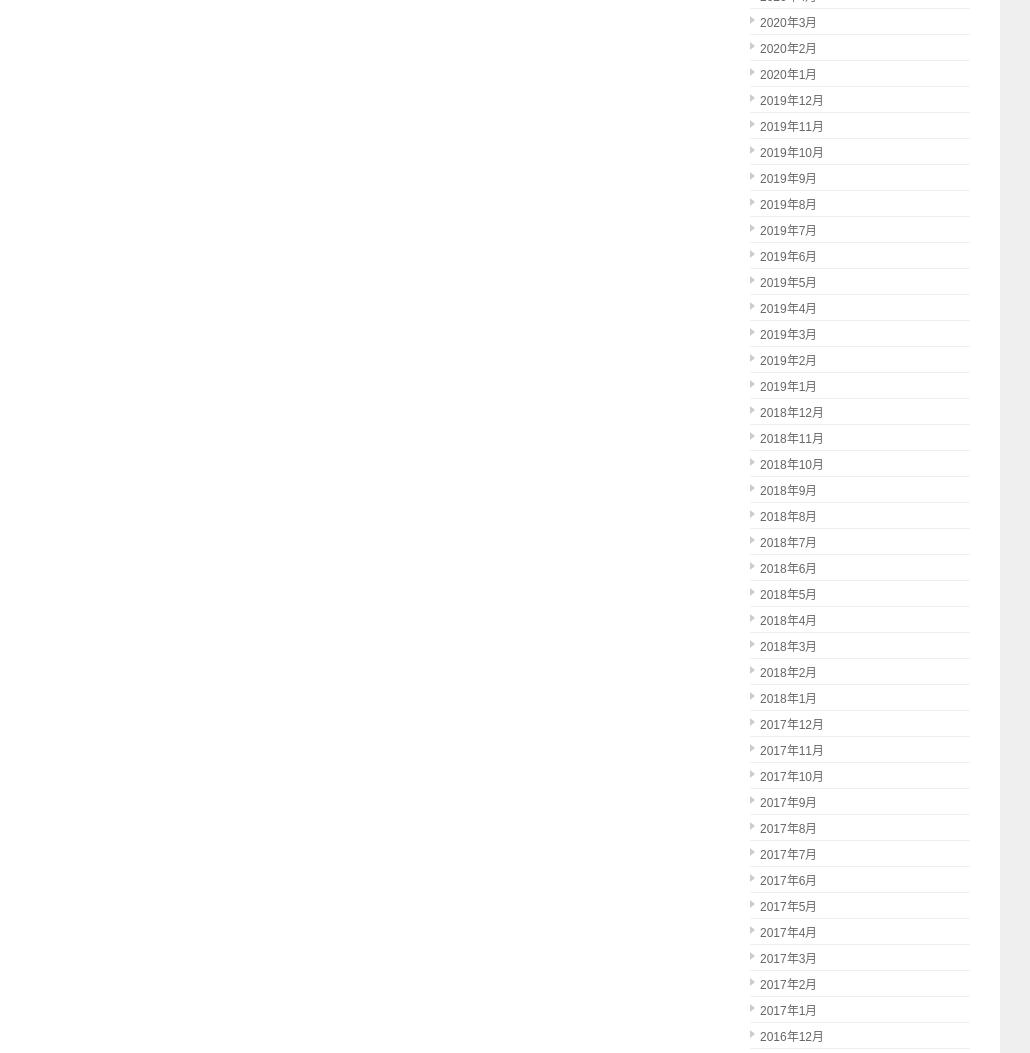  I want to click on '2018年7月', so click(787, 542).